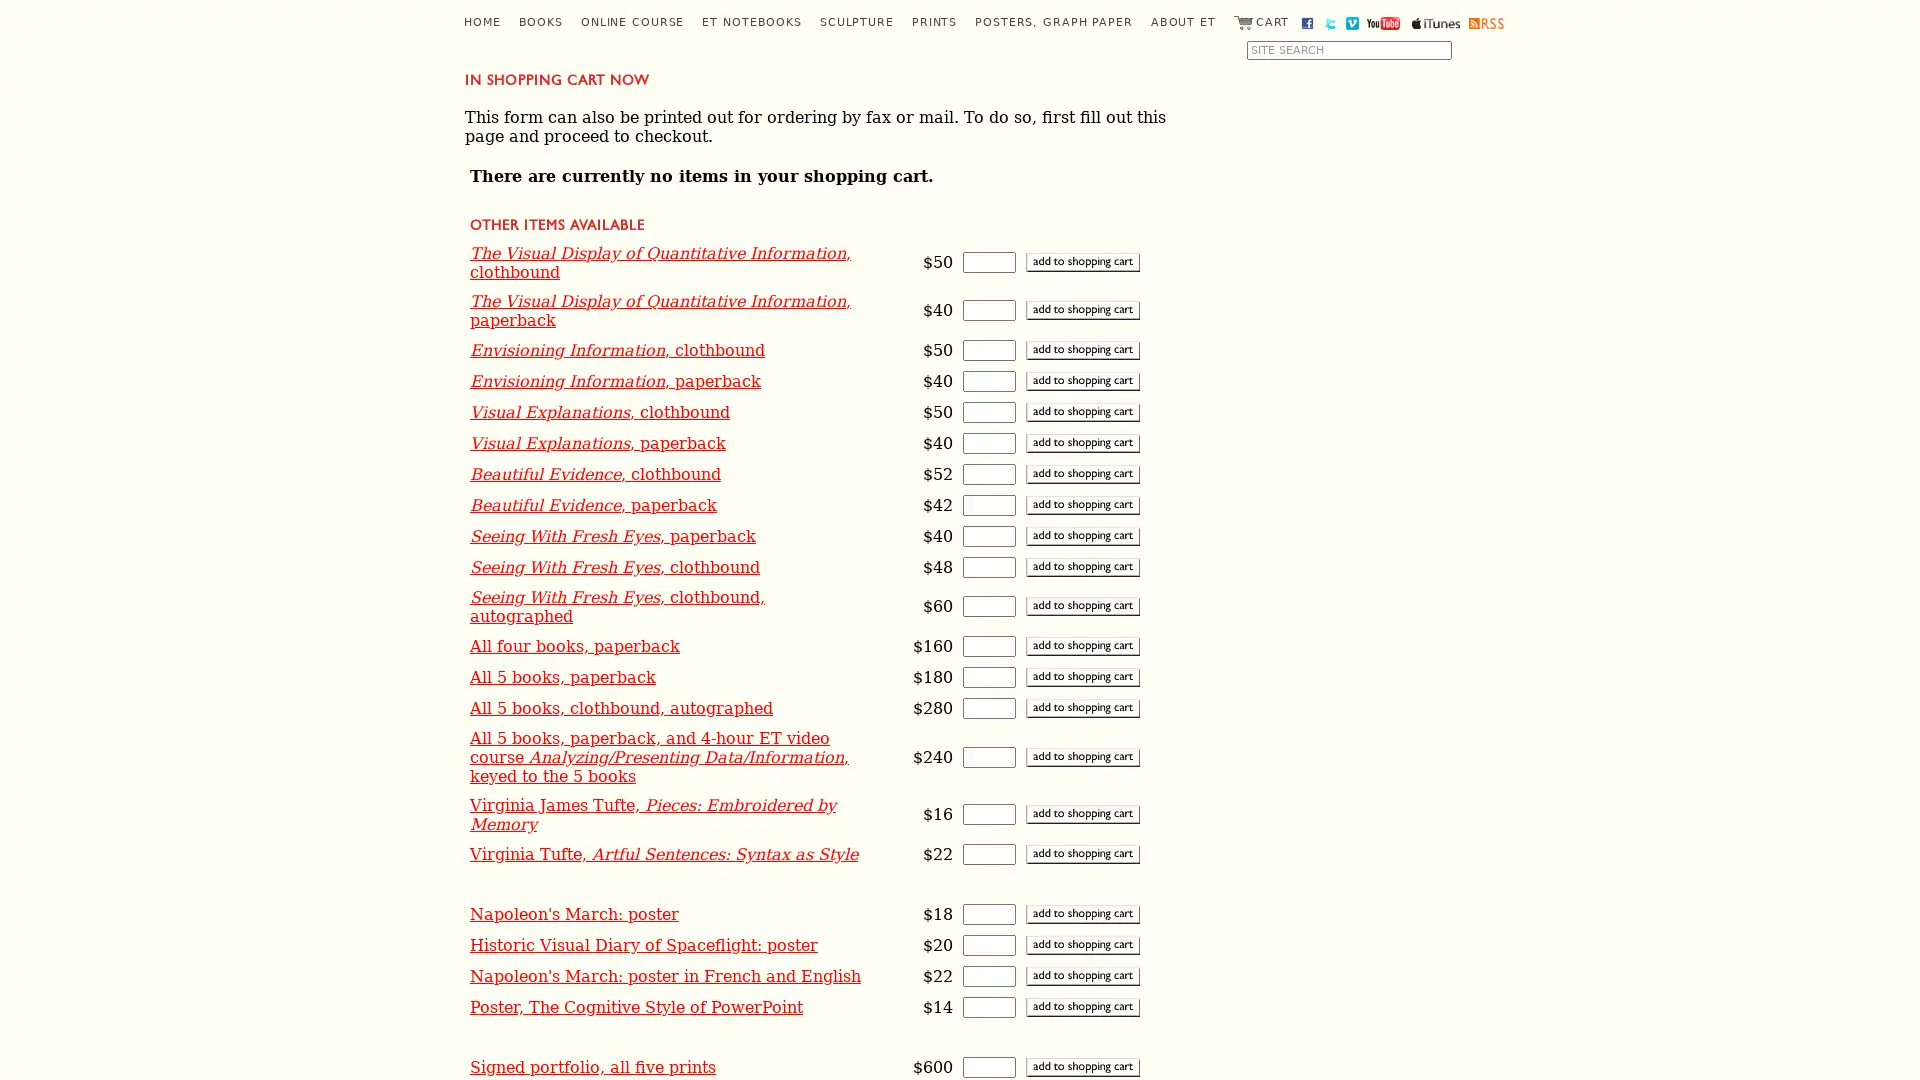 This screenshot has width=1920, height=1080. Describe the element at coordinates (1082, 913) in the screenshot. I see `add to shopping cart` at that location.